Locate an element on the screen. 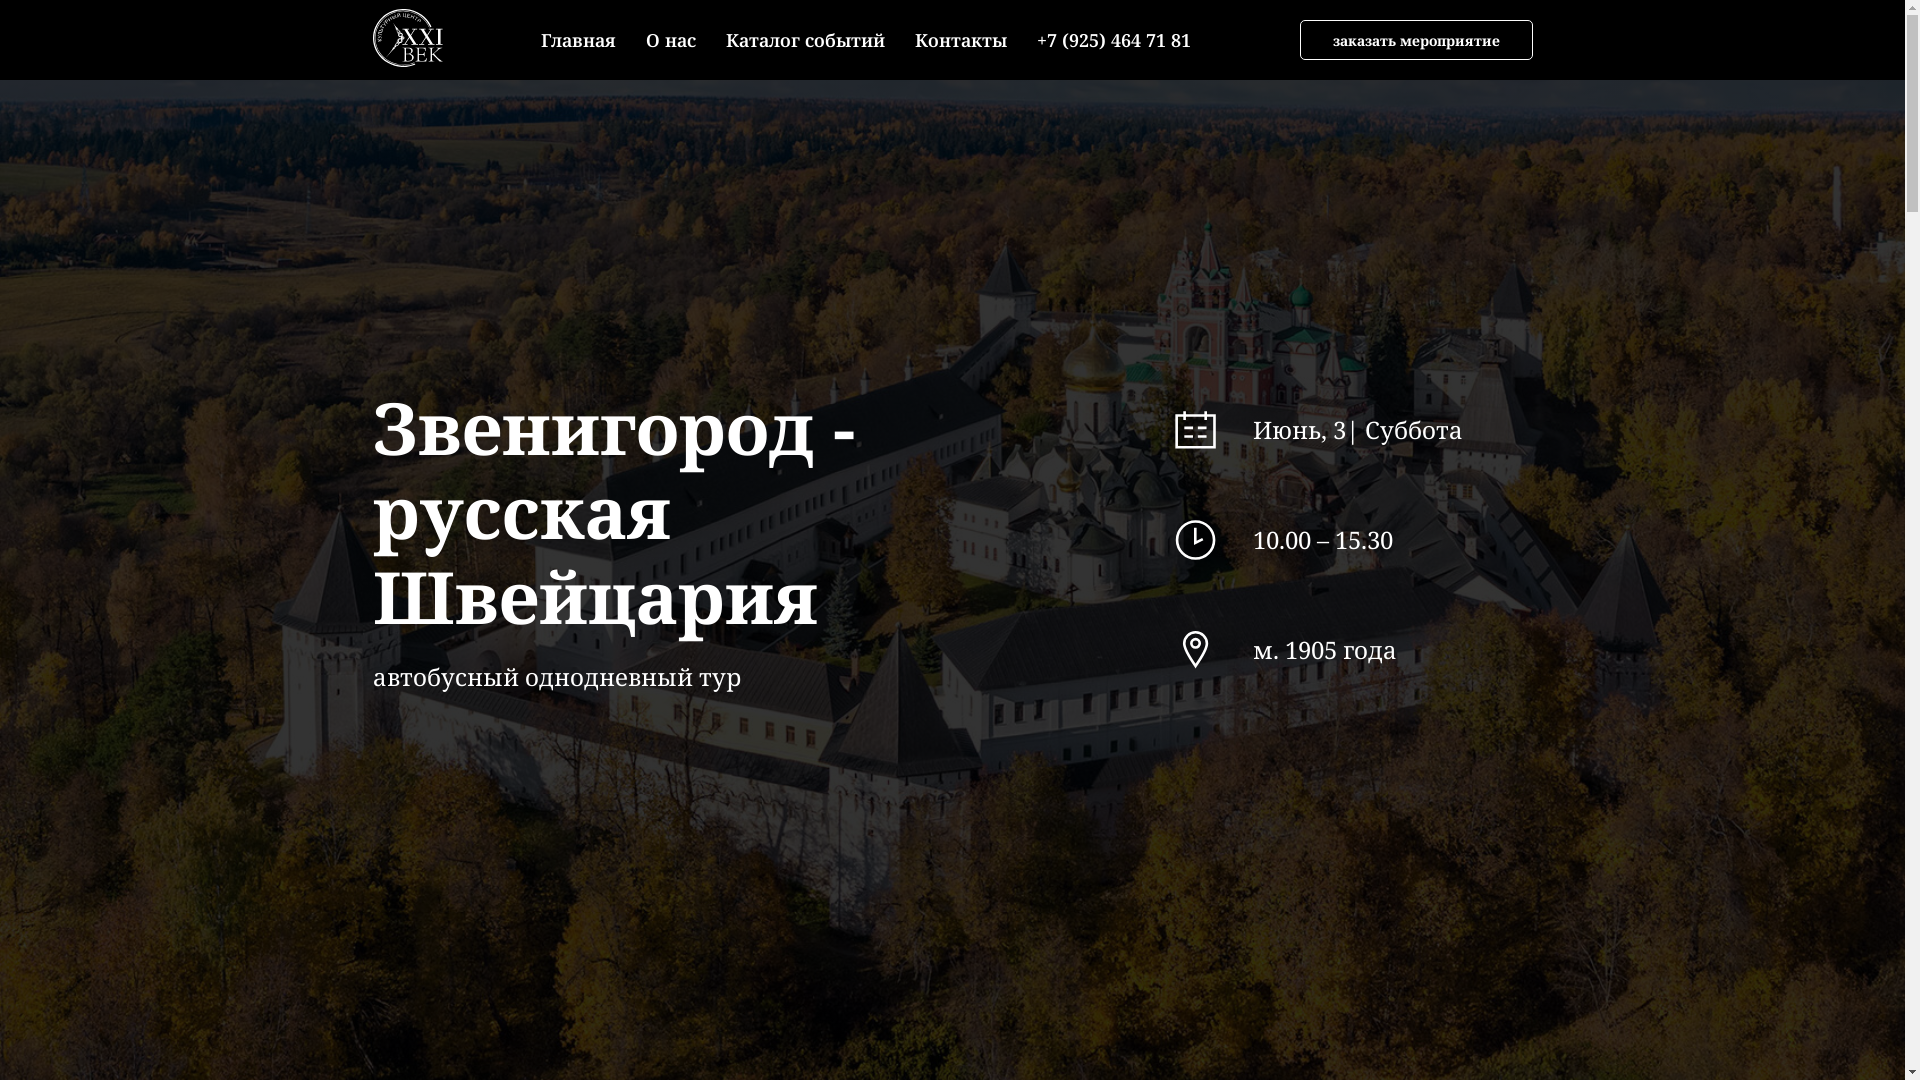 The height and width of the screenshot is (1080, 1920). '+7 (925) 464 71 81' is located at coordinates (1036, 39).